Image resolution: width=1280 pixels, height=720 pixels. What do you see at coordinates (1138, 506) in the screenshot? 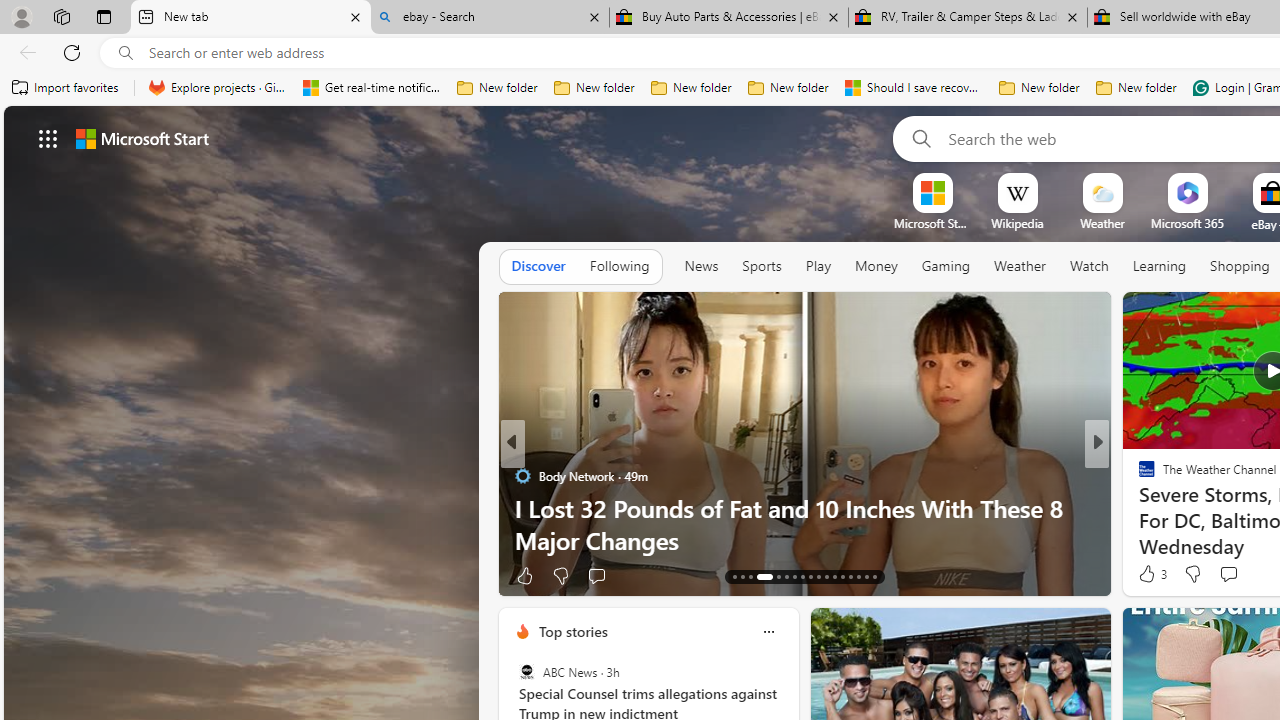
I see `'Verywell Mind'` at bounding box center [1138, 506].